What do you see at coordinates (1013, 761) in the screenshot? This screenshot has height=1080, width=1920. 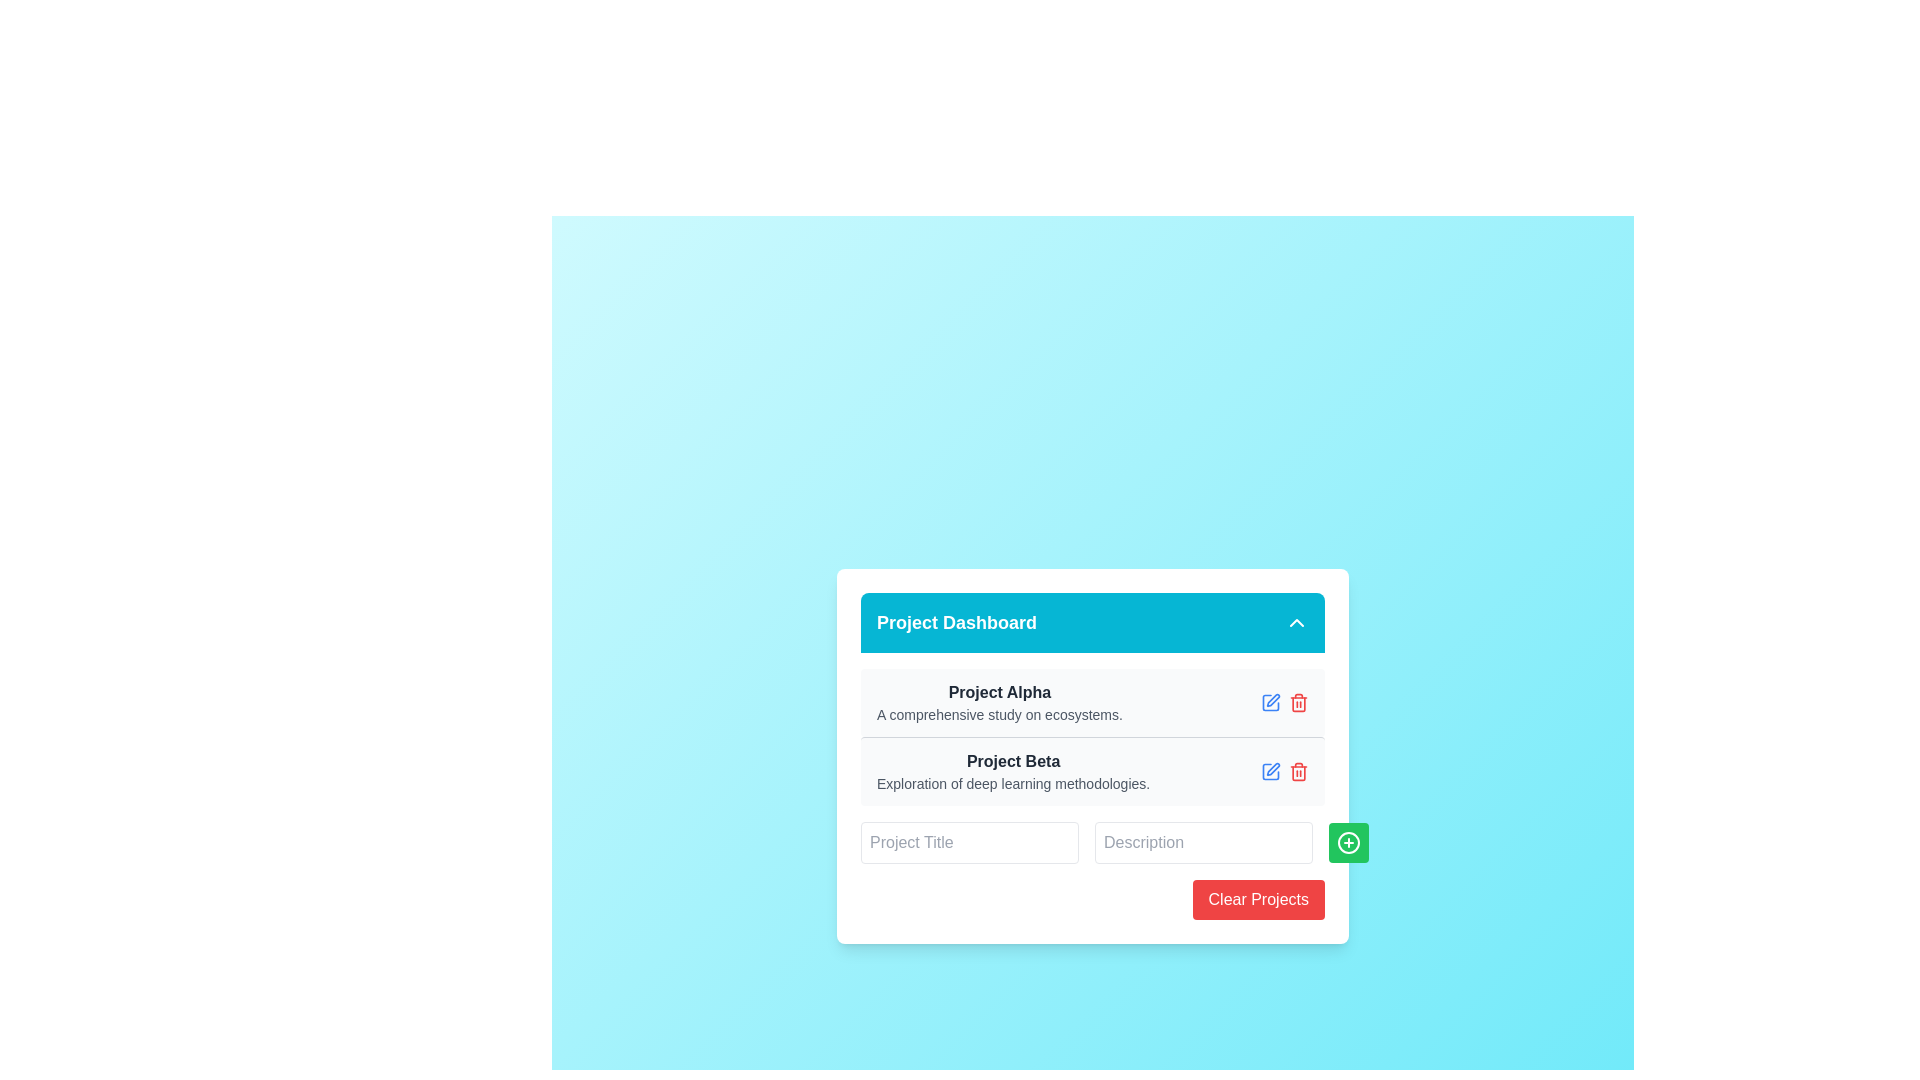 I see `the bold text label 'Project Beta', which is styled with a gray font color and is the second entry in the project list of the dashboard interface` at bounding box center [1013, 761].